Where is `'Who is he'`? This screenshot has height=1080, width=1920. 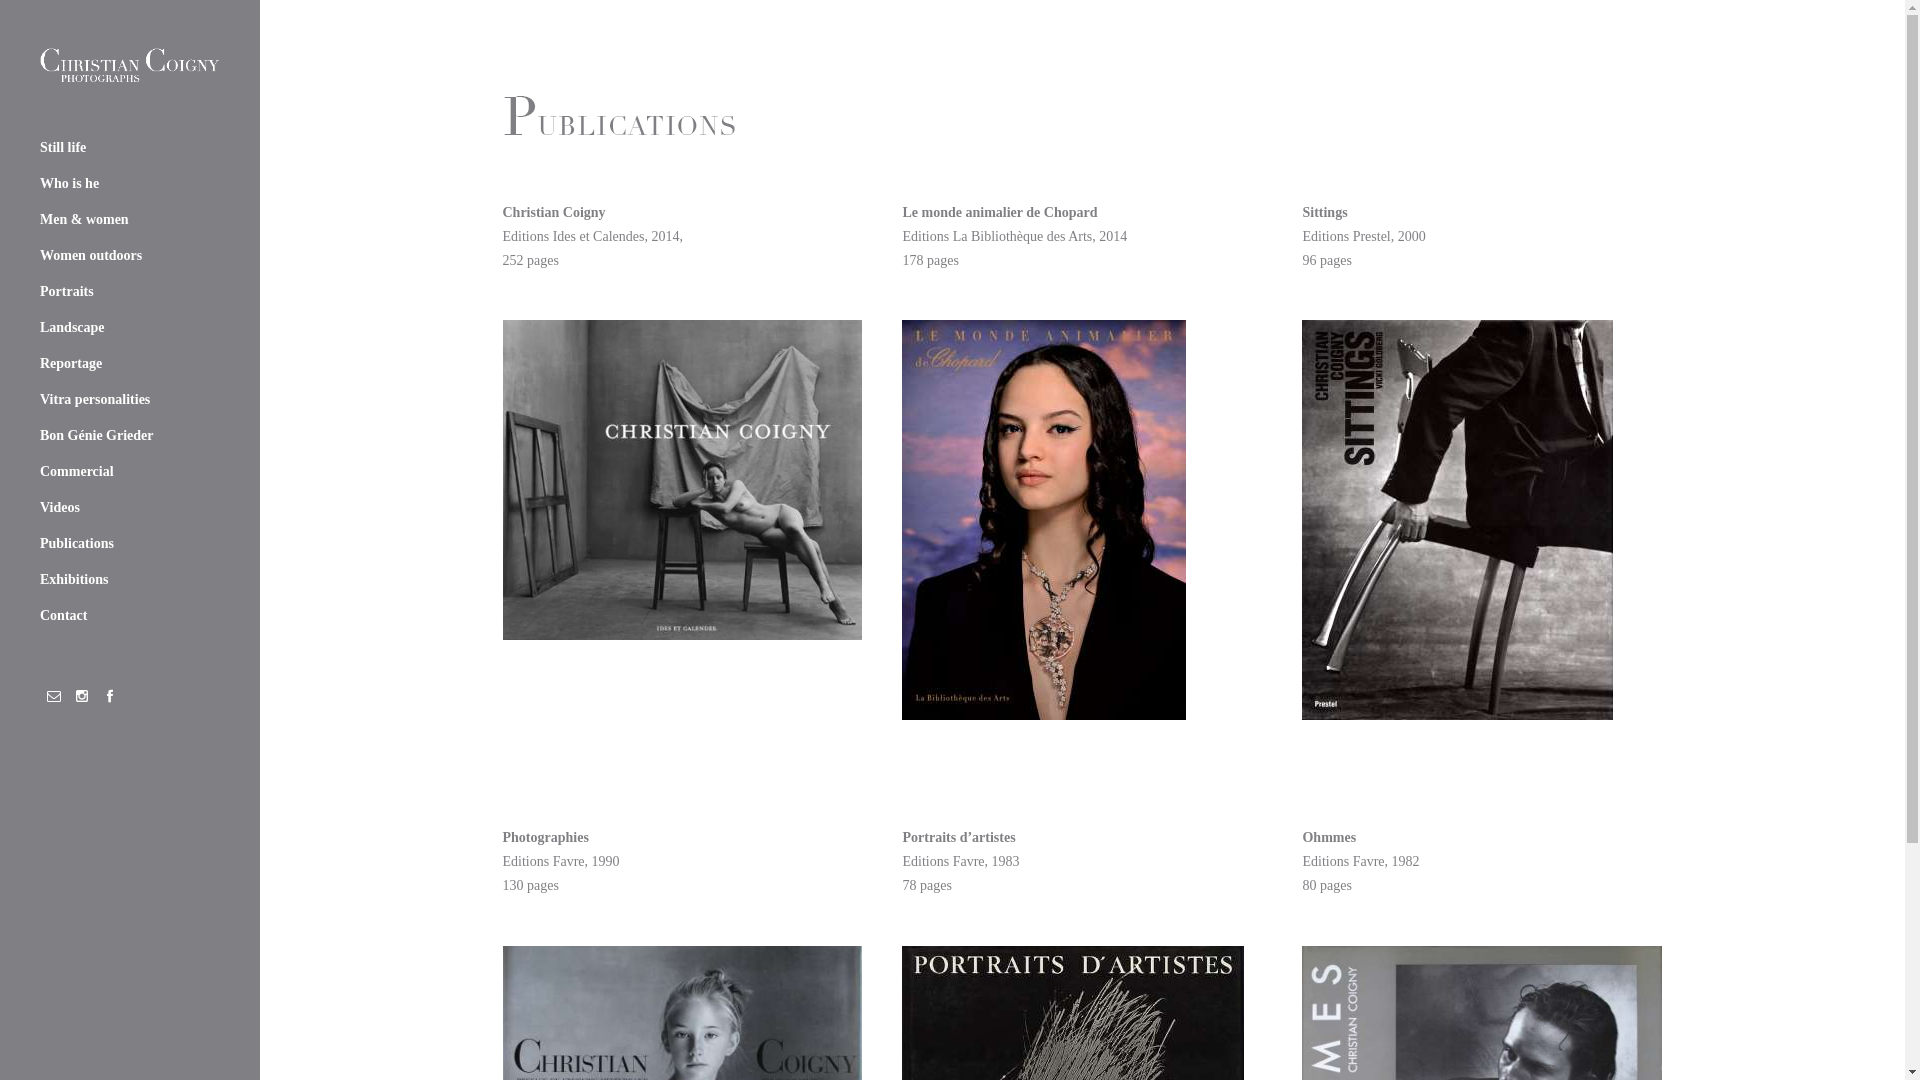 'Who is he' is located at coordinates (128, 184).